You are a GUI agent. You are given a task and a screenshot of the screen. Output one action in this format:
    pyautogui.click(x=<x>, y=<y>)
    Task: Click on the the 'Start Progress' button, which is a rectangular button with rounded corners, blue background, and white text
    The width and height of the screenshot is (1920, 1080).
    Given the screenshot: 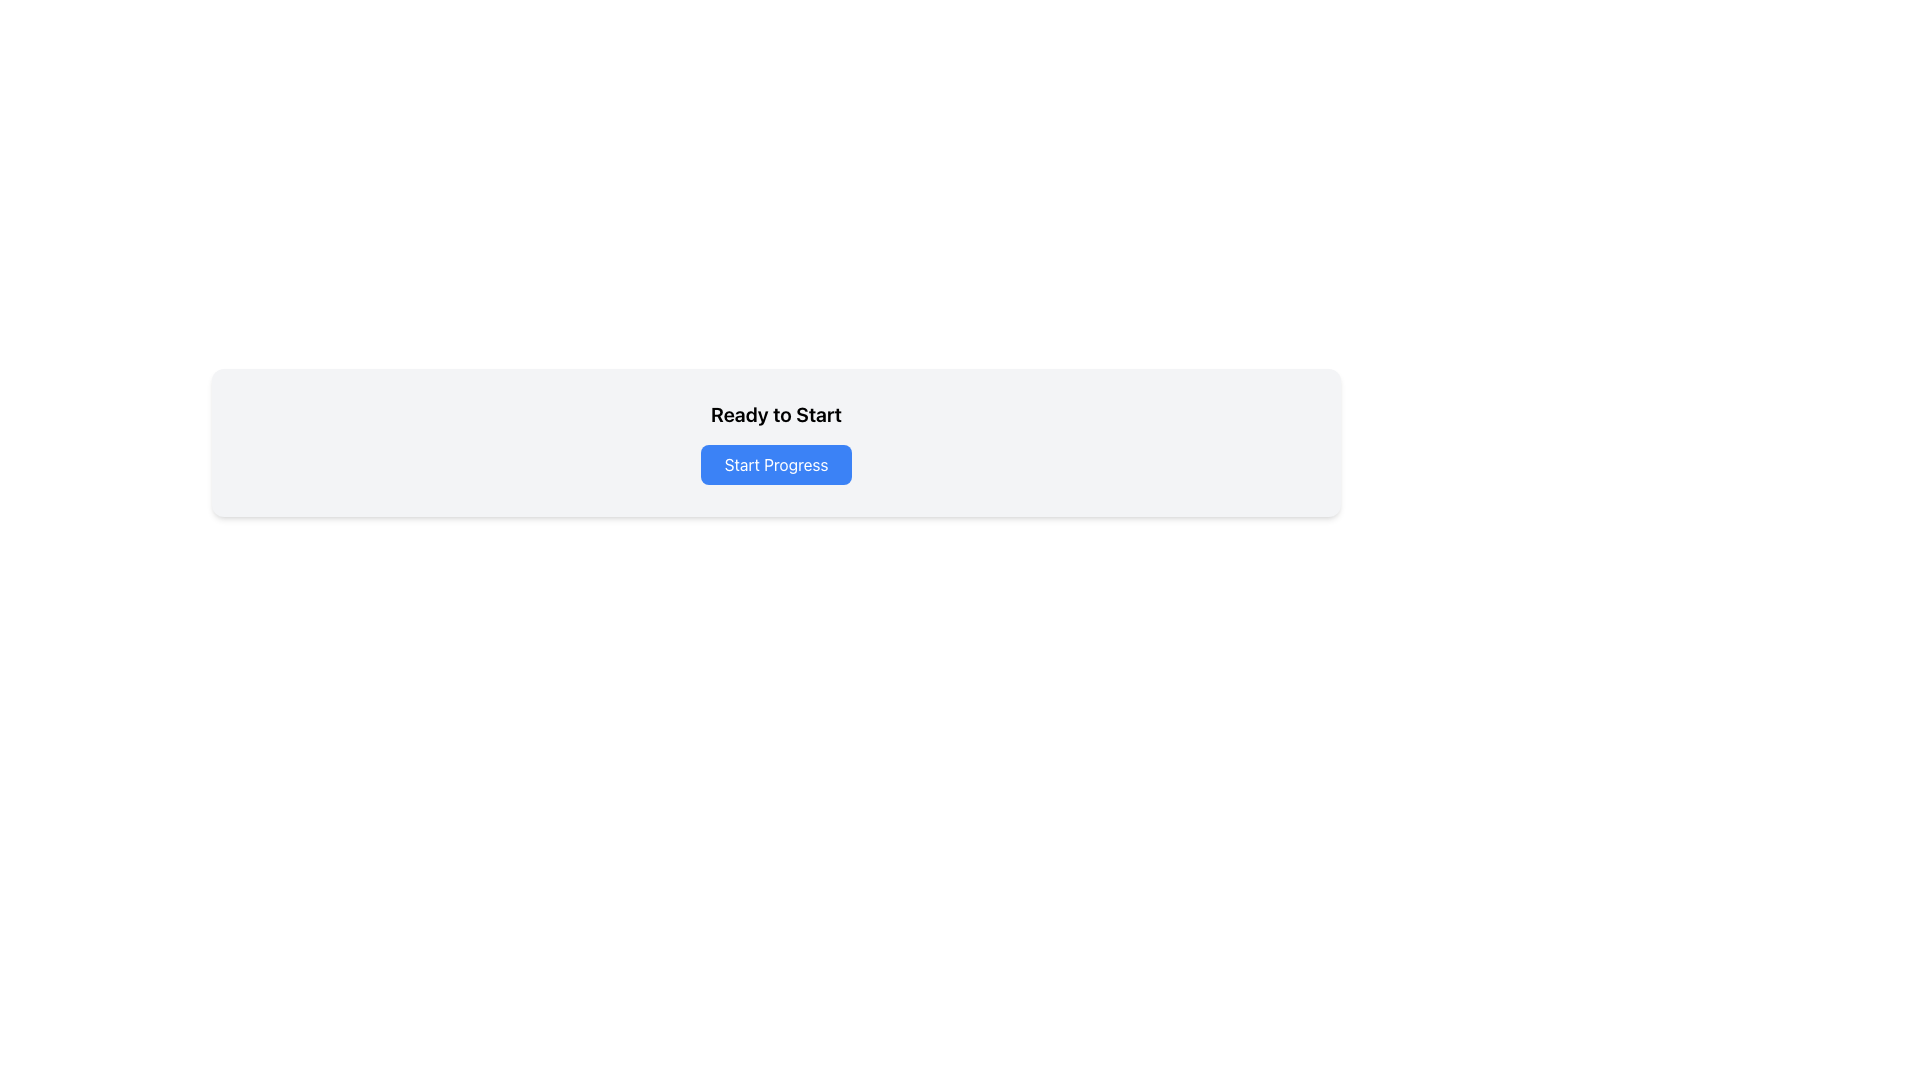 What is the action you would take?
    pyautogui.click(x=775, y=465)
    